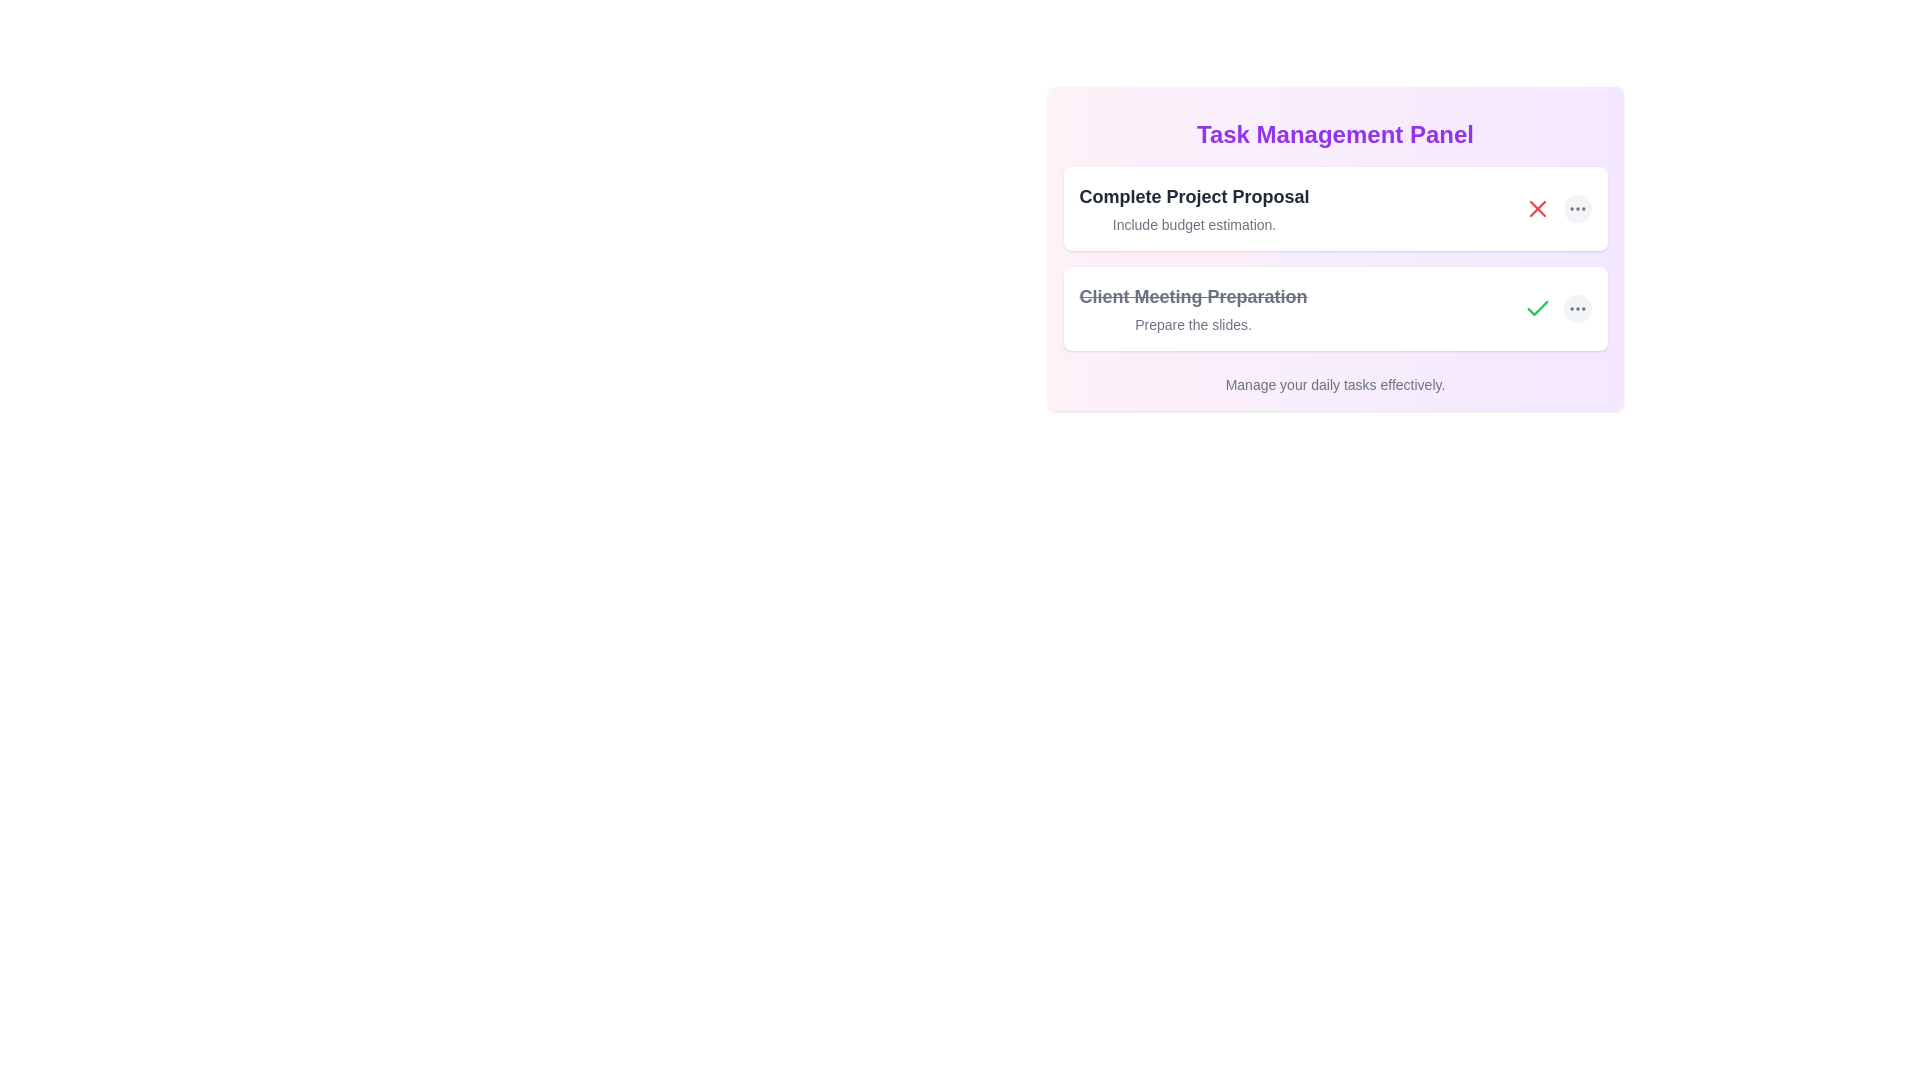 Image resolution: width=1920 pixels, height=1080 pixels. I want to click on the informational text label located at the bottom-center of the 'Task Management Panel', which provides context or a motivational statement for users, so click(1335, 385).